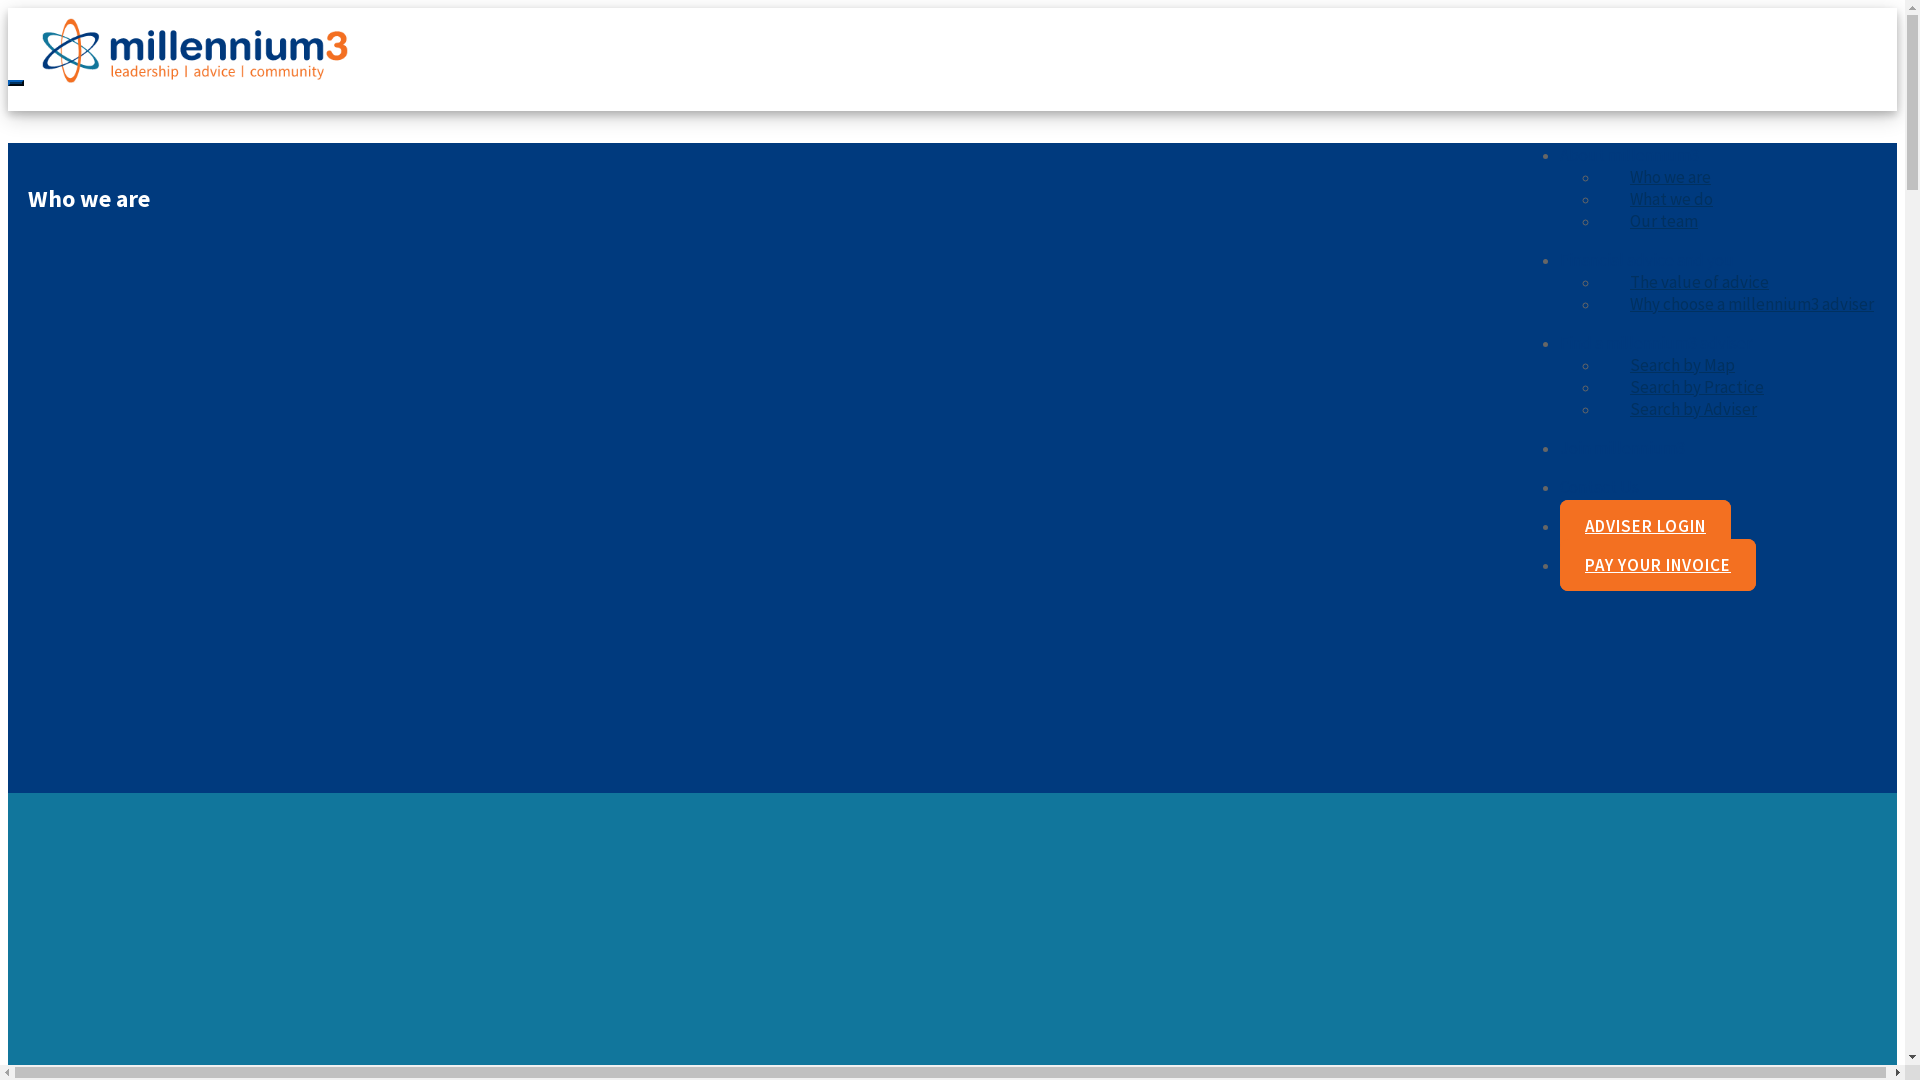  I want to click on 'Financial advice and you', so click(1646, 258).